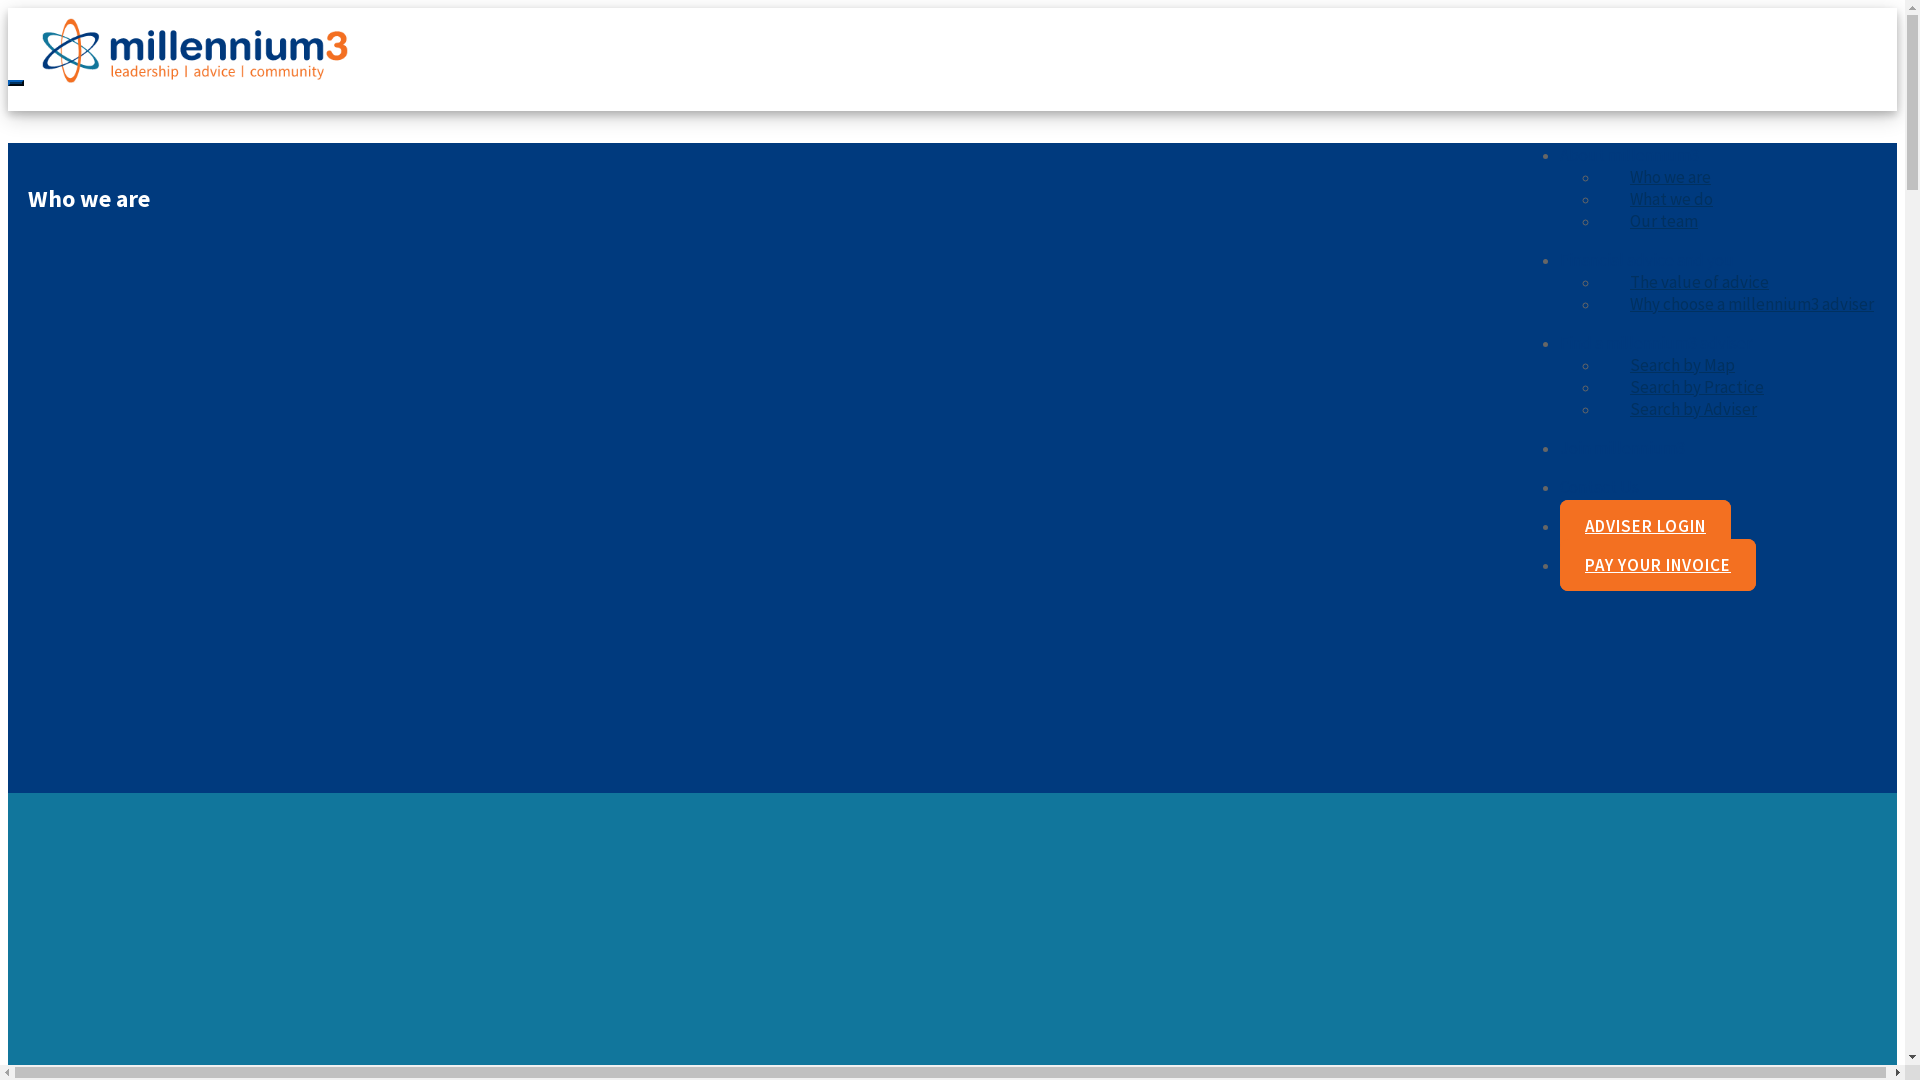  I want to click on 'Financial advice and you', so click(1646, 258).